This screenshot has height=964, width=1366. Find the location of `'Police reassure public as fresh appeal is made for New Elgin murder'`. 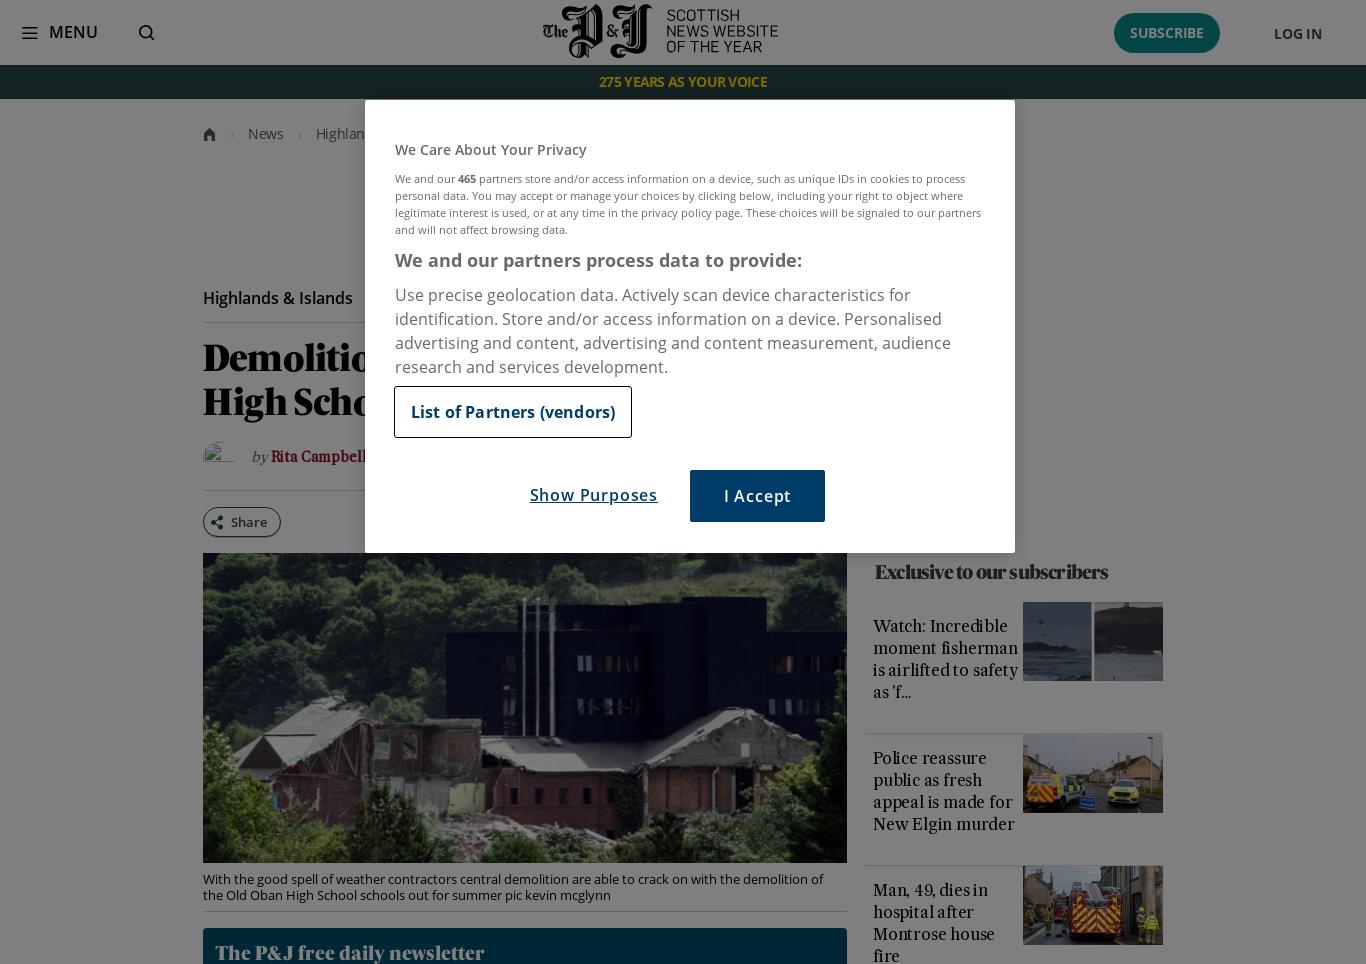

'Police reassure public as fresh appeal is made for New Elgin murder' is located at coordinates (942, 792).